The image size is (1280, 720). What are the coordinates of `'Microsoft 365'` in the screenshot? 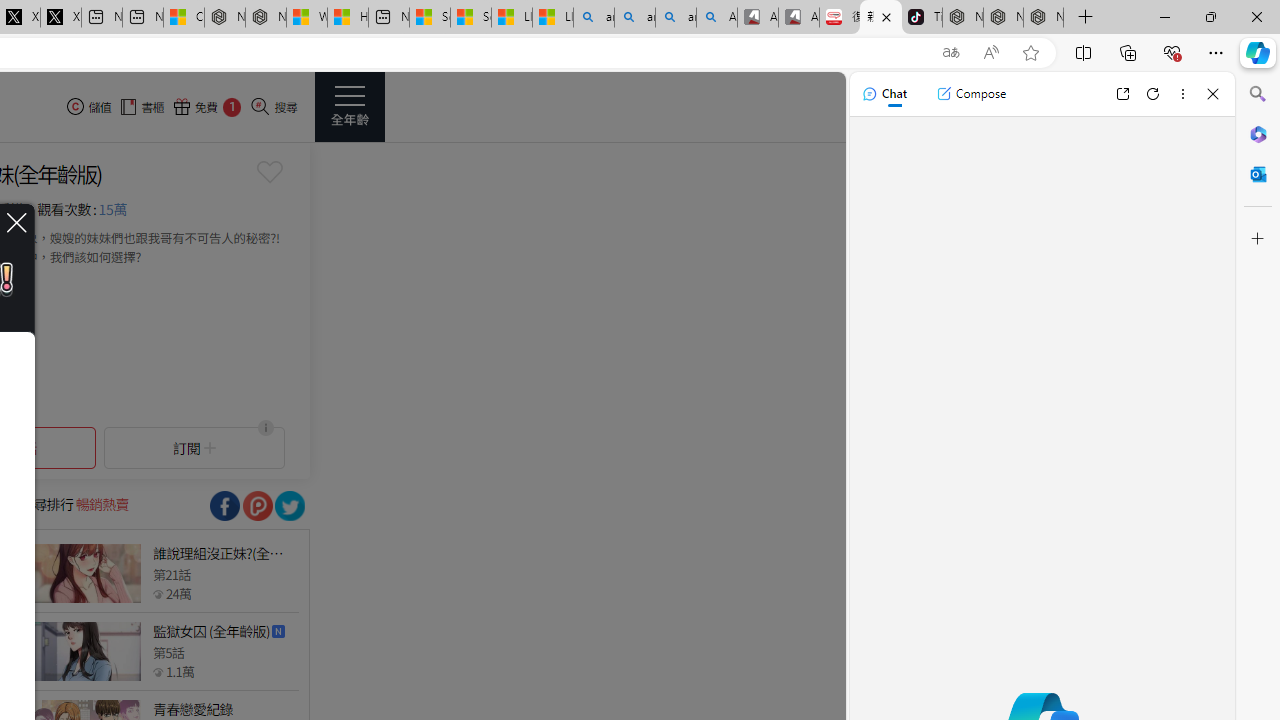 It's located at (1257, 133).